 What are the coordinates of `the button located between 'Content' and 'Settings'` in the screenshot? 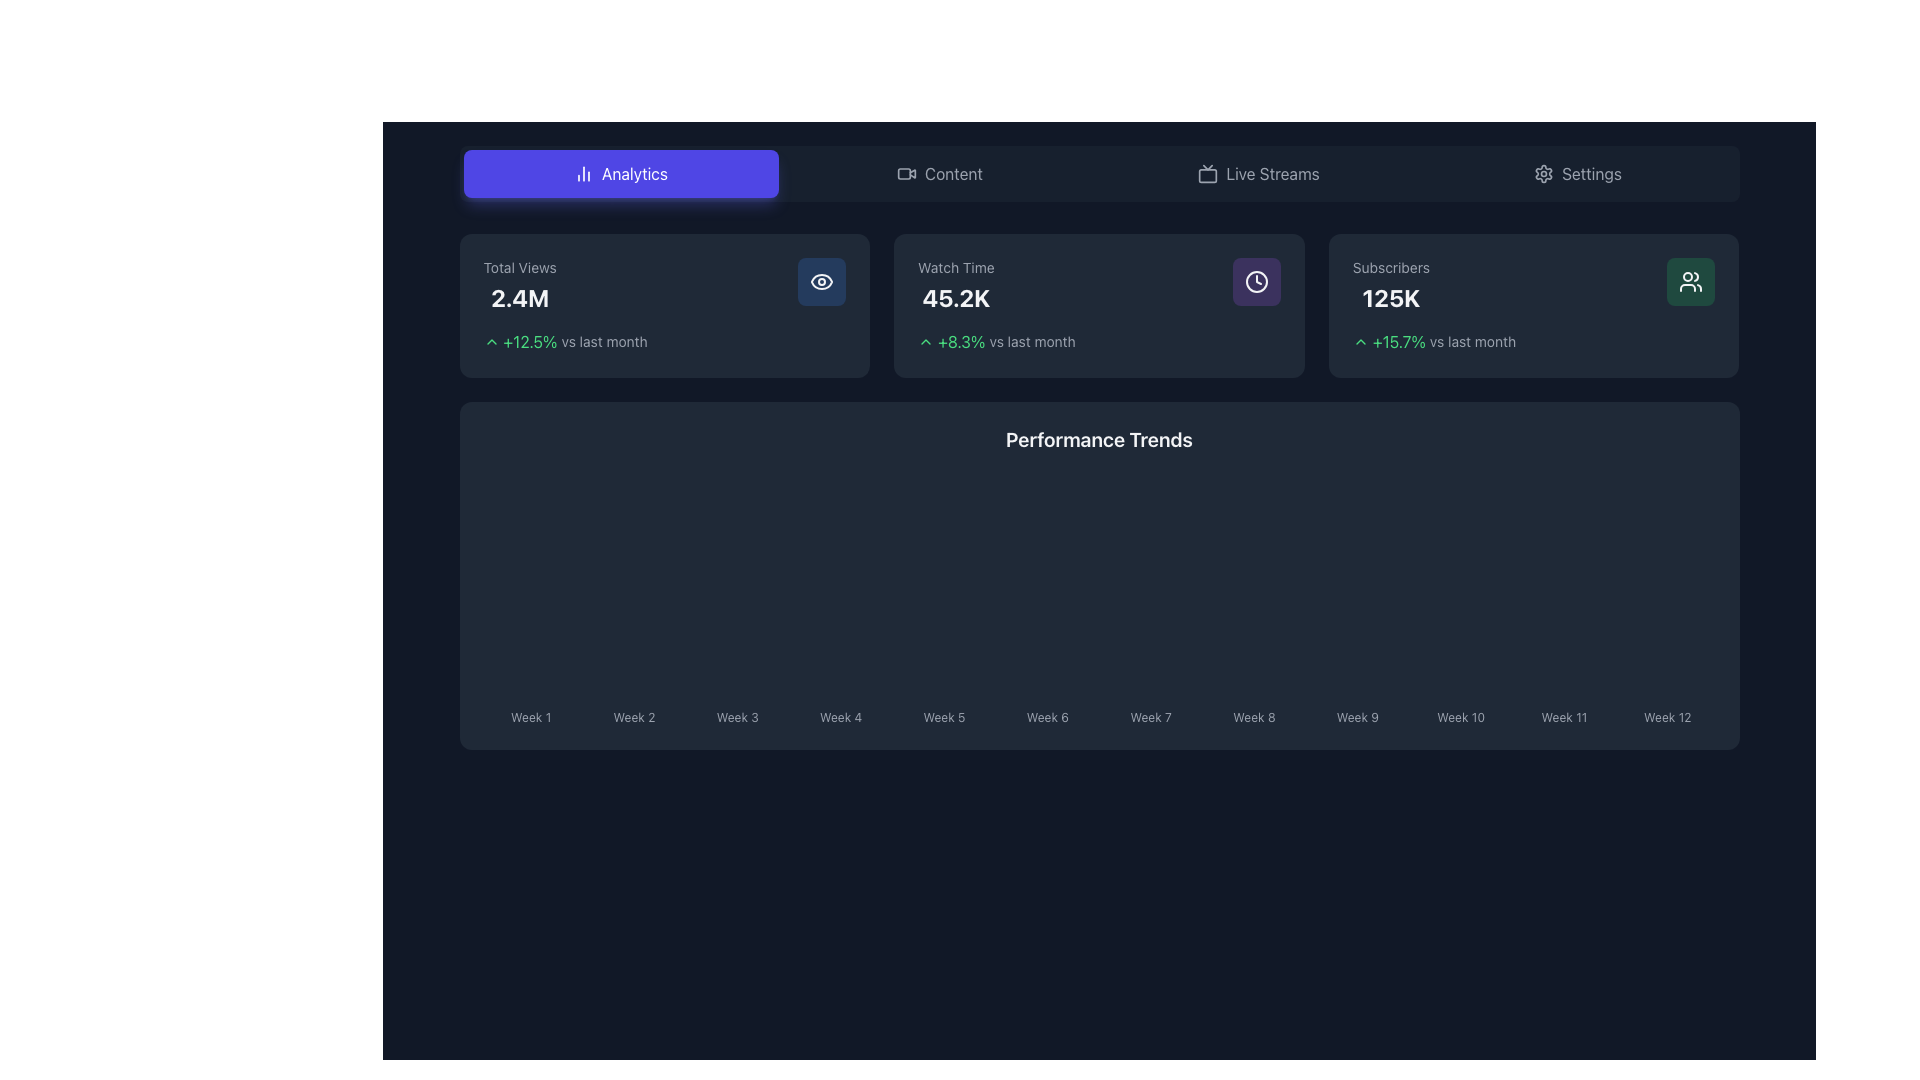 It's located at (1257, 172).